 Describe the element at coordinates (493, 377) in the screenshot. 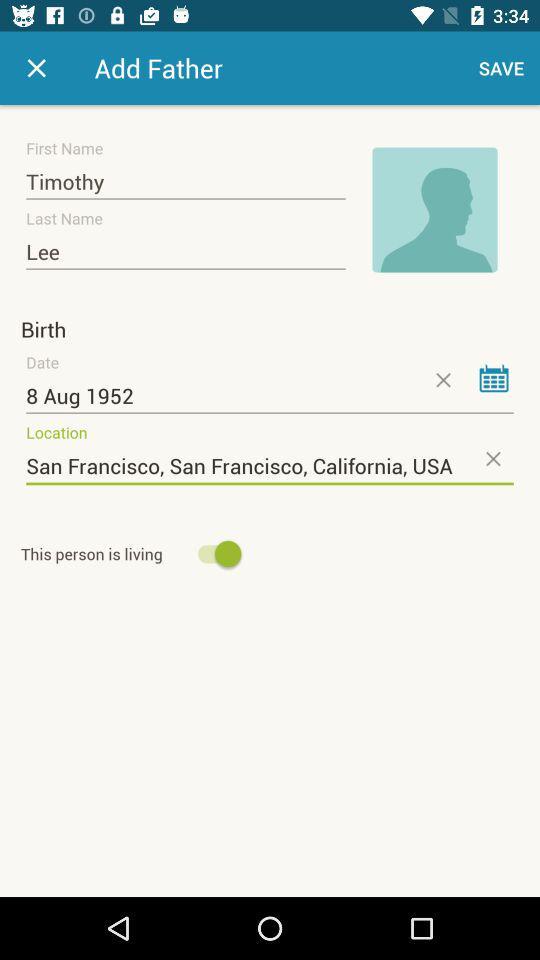

I see `the date_range icon` at that location.